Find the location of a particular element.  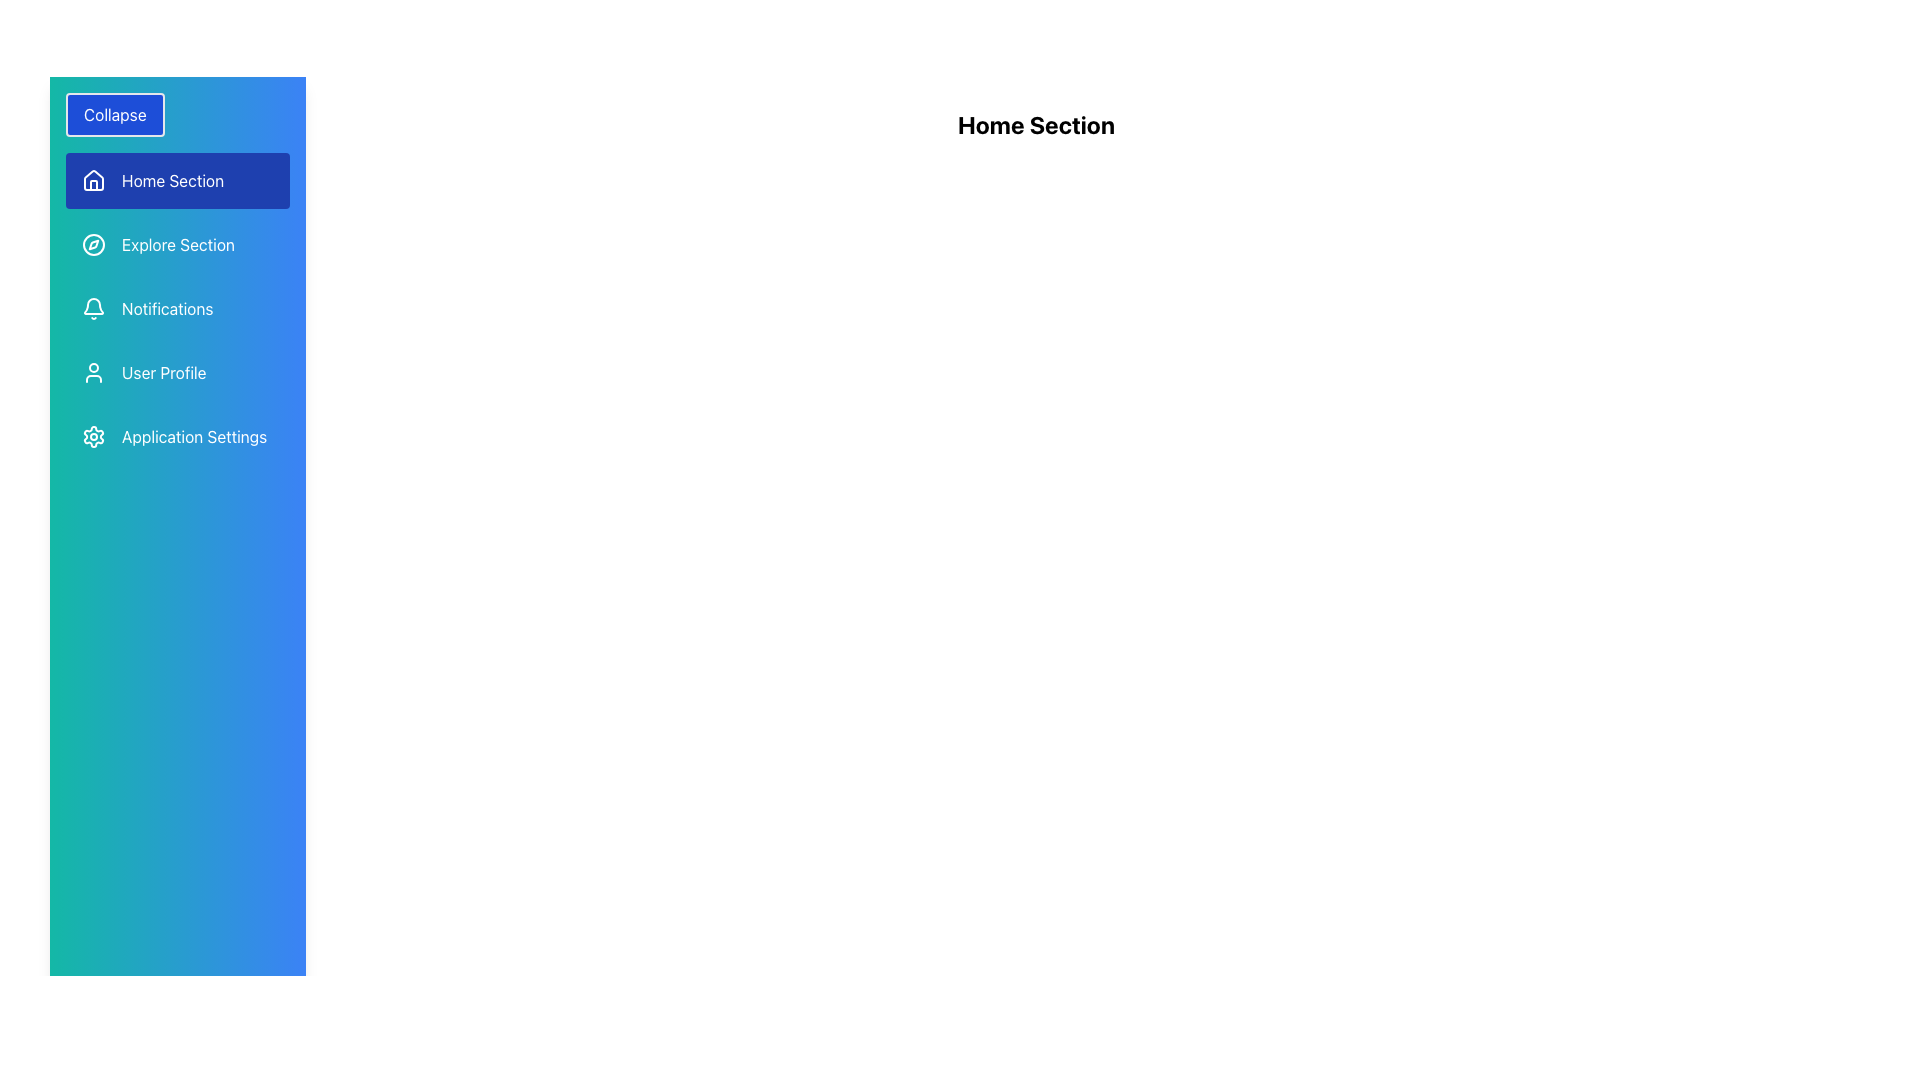

the 'Explore Section' text label in the left vertical navigation panel is located at coordinates (178, 244).